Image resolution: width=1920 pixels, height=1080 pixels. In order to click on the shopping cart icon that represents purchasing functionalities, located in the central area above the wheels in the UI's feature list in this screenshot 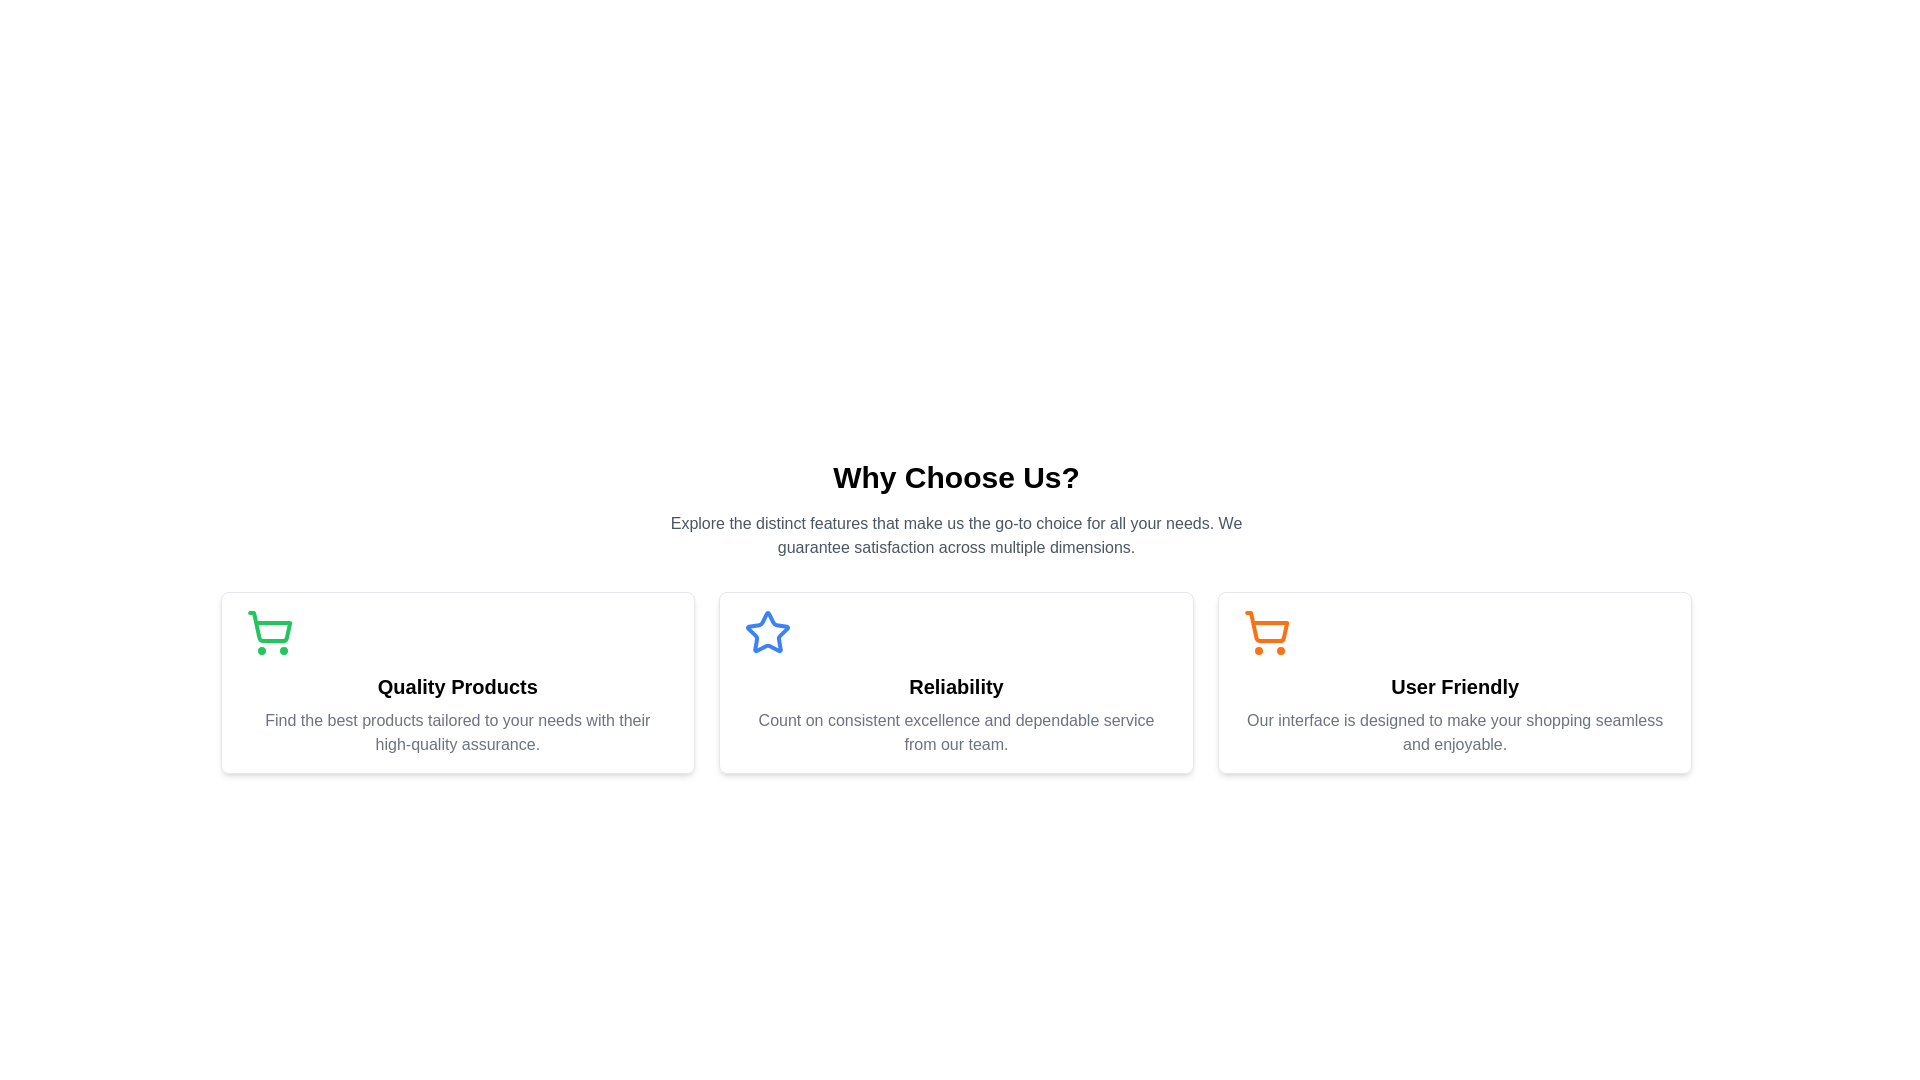, I will do `click(268, 626)`.